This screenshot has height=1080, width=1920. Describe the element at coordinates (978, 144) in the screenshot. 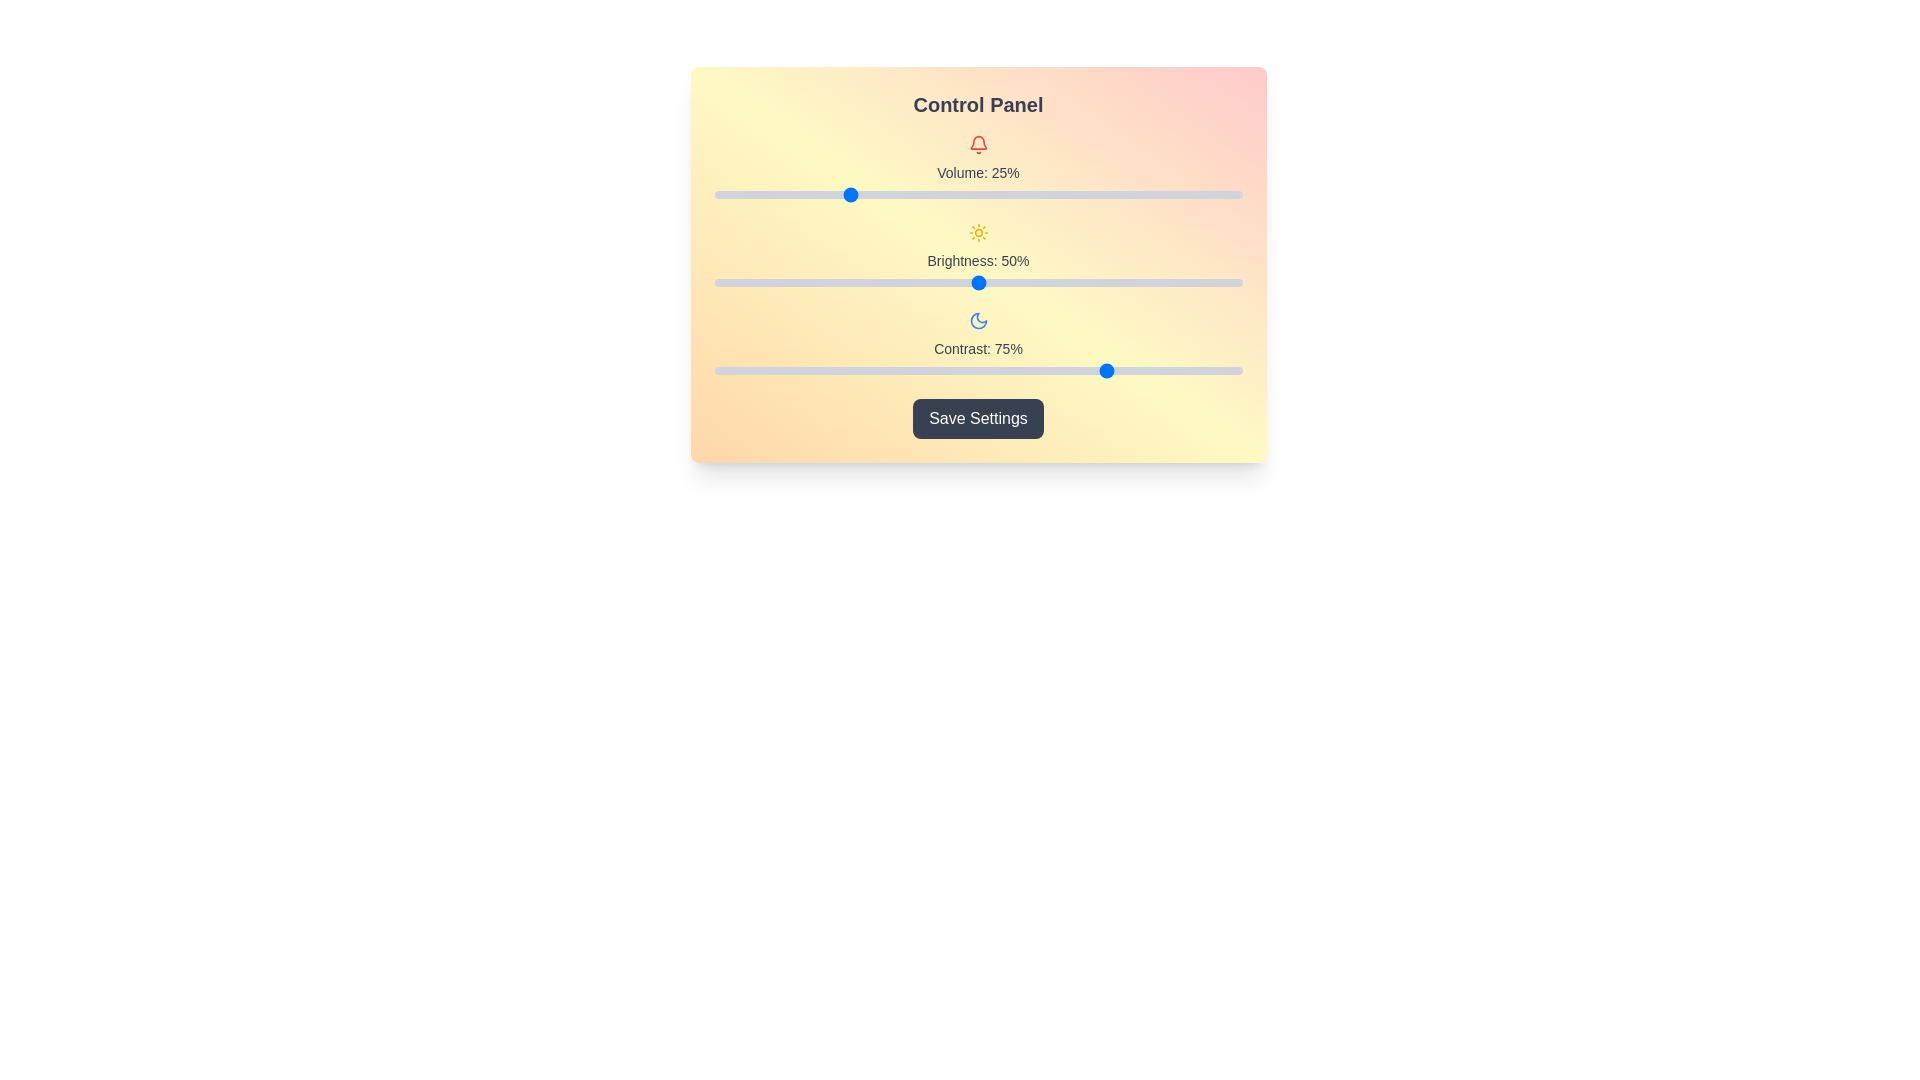

I see `the volume icon located at the center of the 'Volume: 25%' section, which is directly above the volume slider` at that location.